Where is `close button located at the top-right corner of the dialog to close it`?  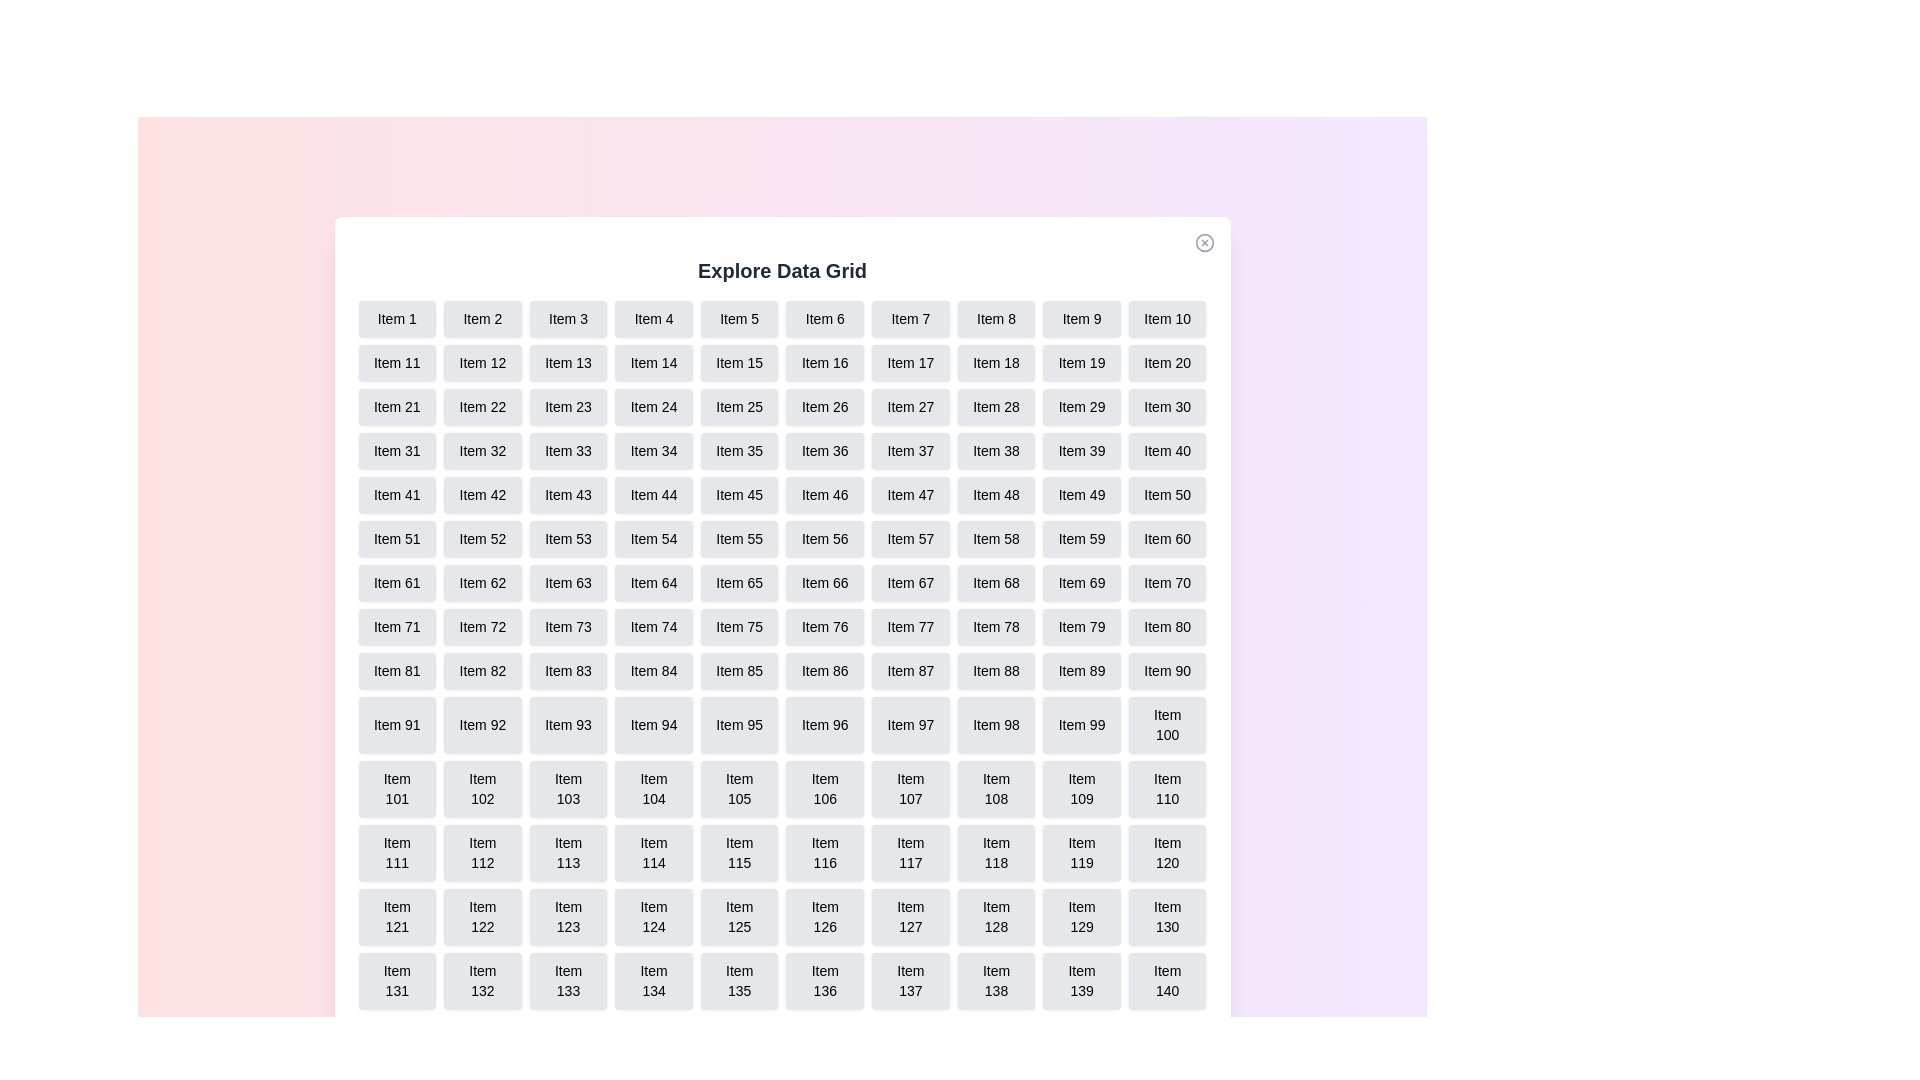 close button located at the top-right corner of the dialog to close it is located at coordinates (1203, 242).